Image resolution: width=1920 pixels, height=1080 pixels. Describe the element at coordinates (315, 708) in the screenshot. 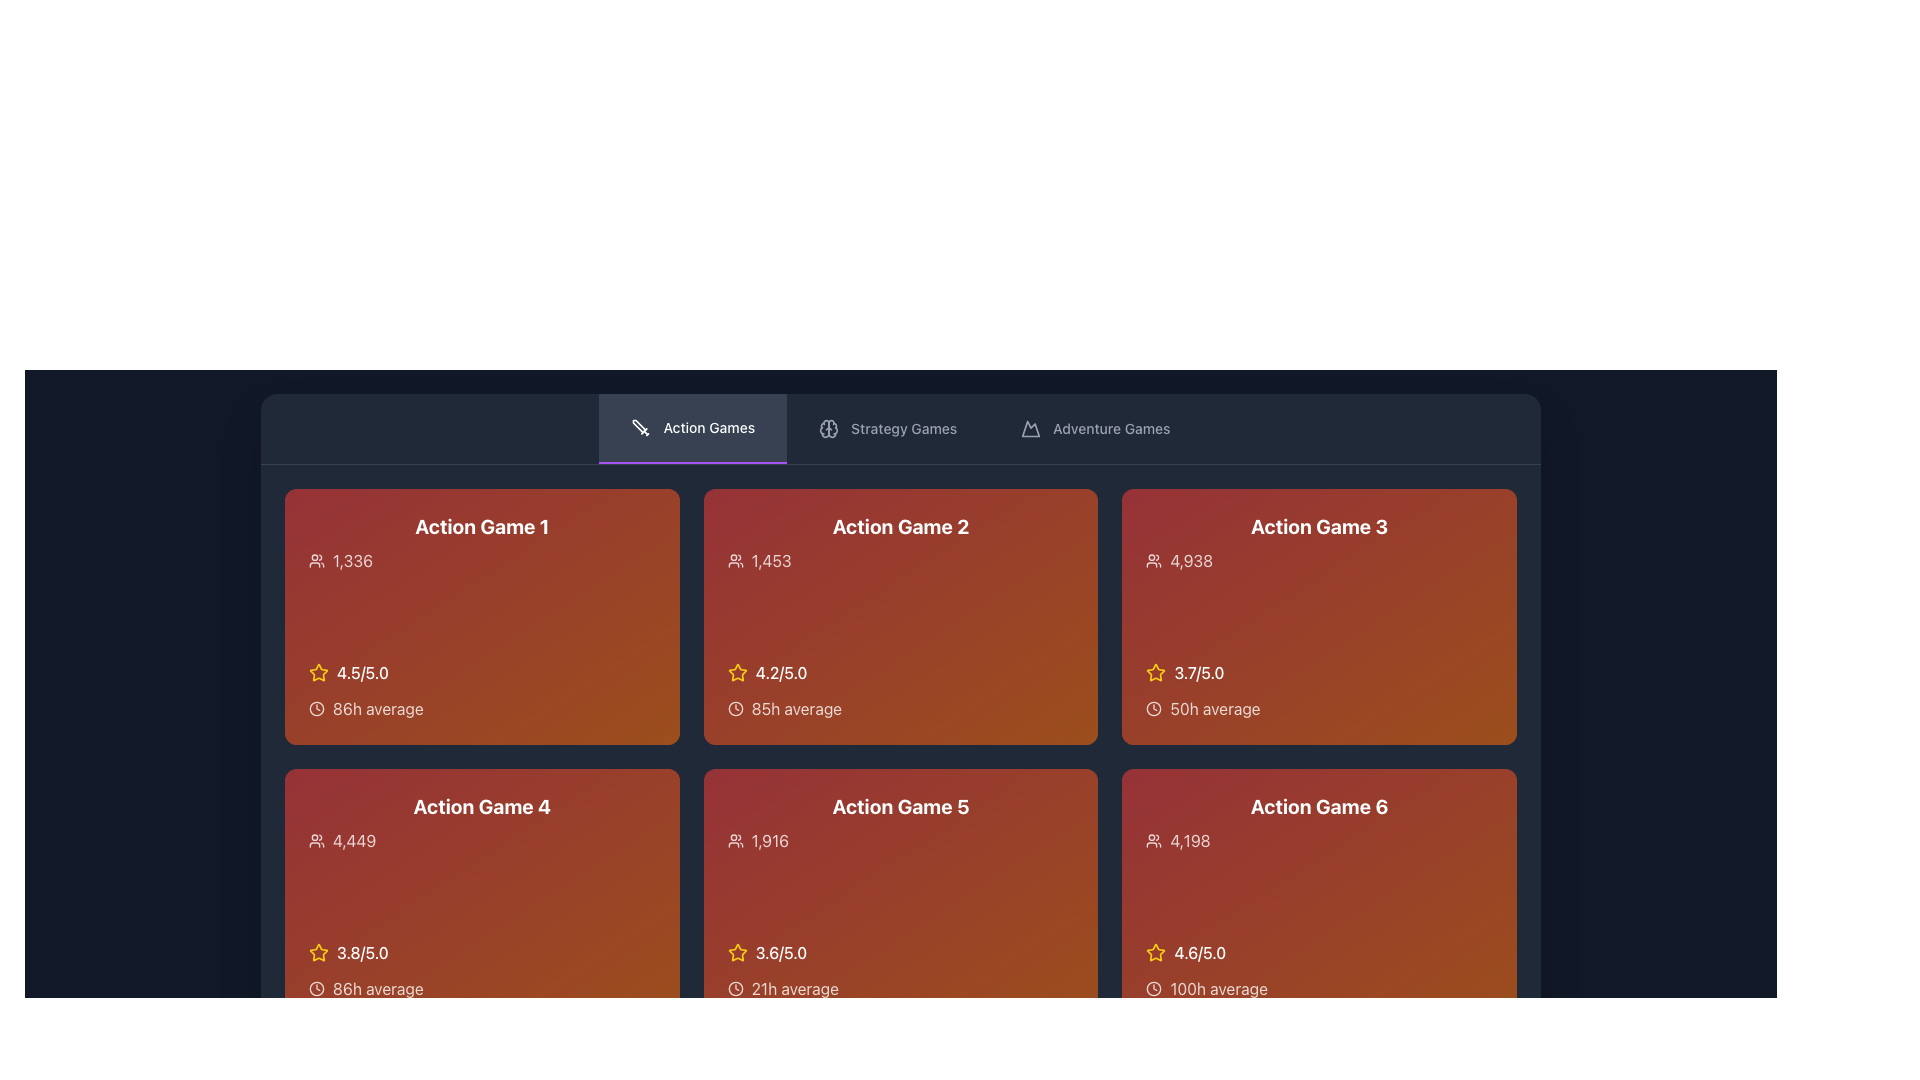

I see `the clock icon representing time-related information for 'Action Game 1' by clicking on the circular body of the clock icon located in the top-left of the card` at that location.